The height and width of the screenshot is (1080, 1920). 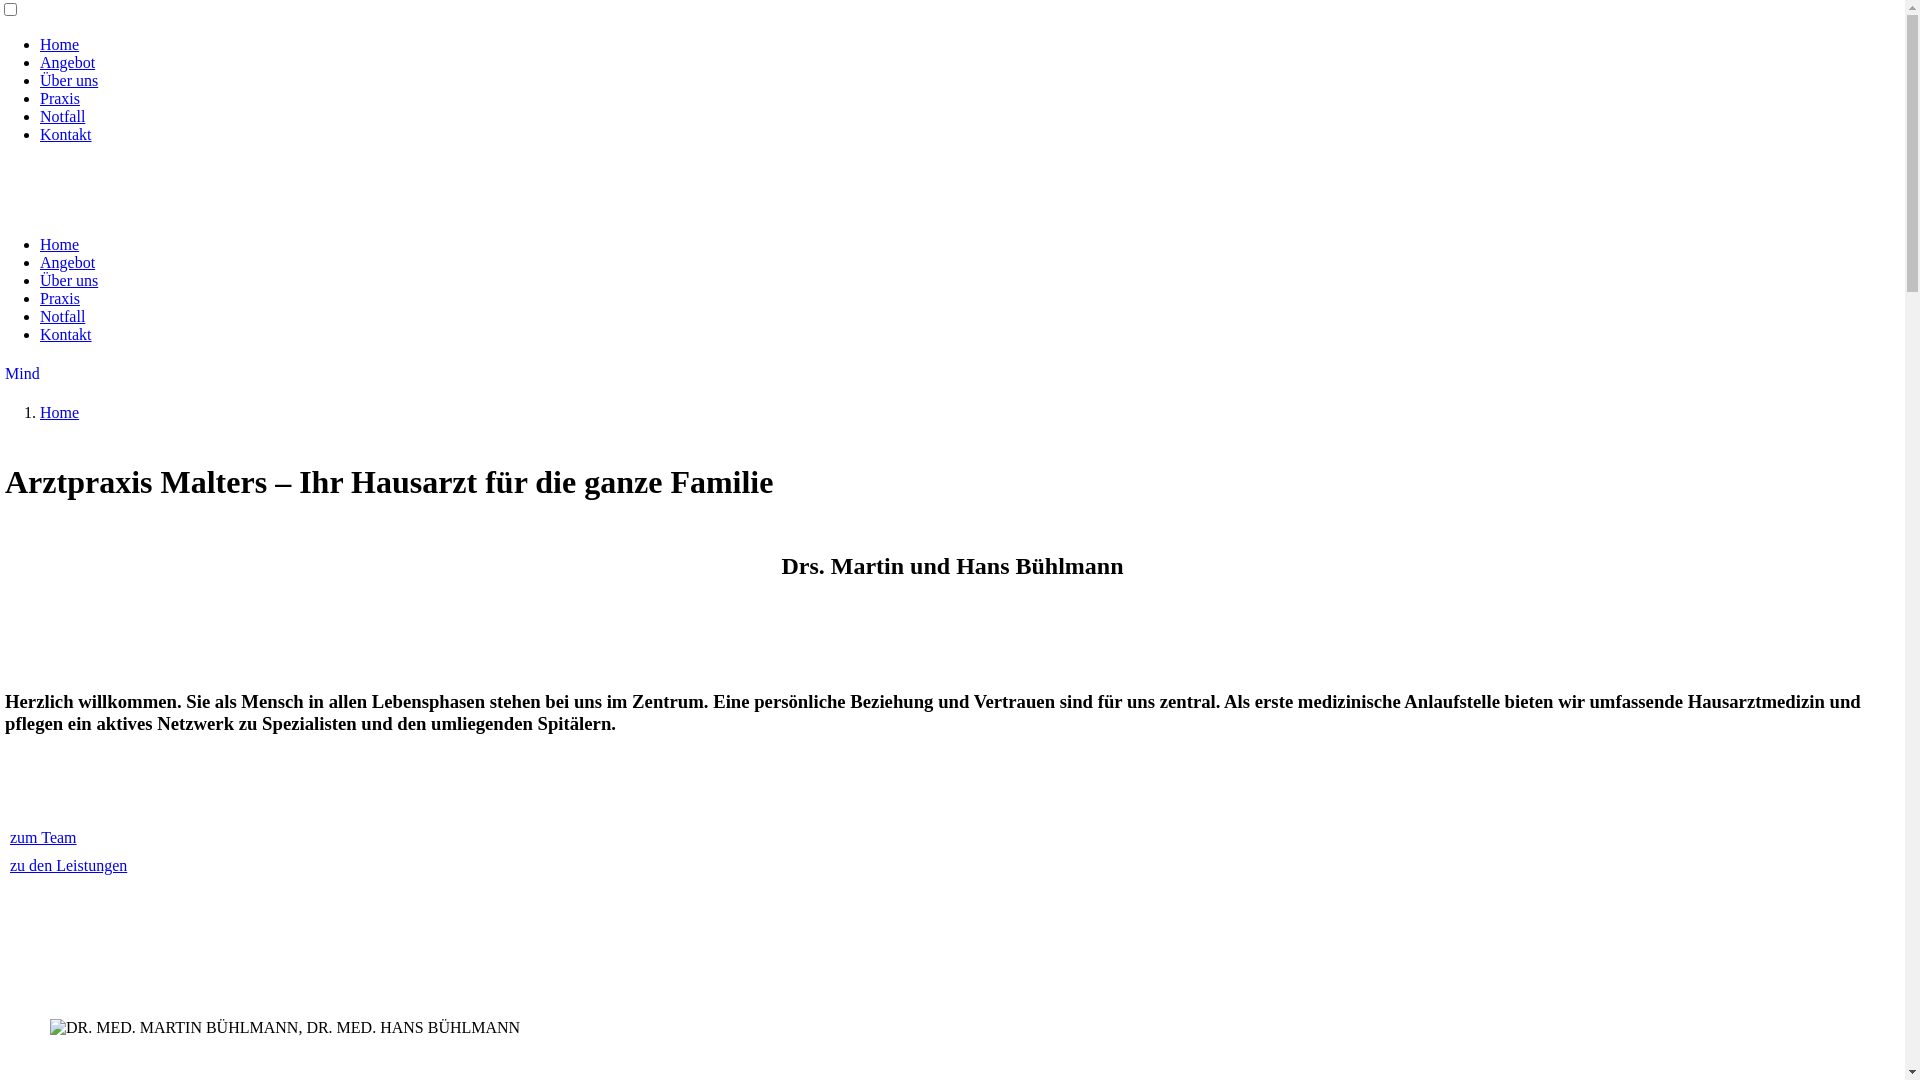 I want to click on 'Praxis', so click(x=59, y=98).